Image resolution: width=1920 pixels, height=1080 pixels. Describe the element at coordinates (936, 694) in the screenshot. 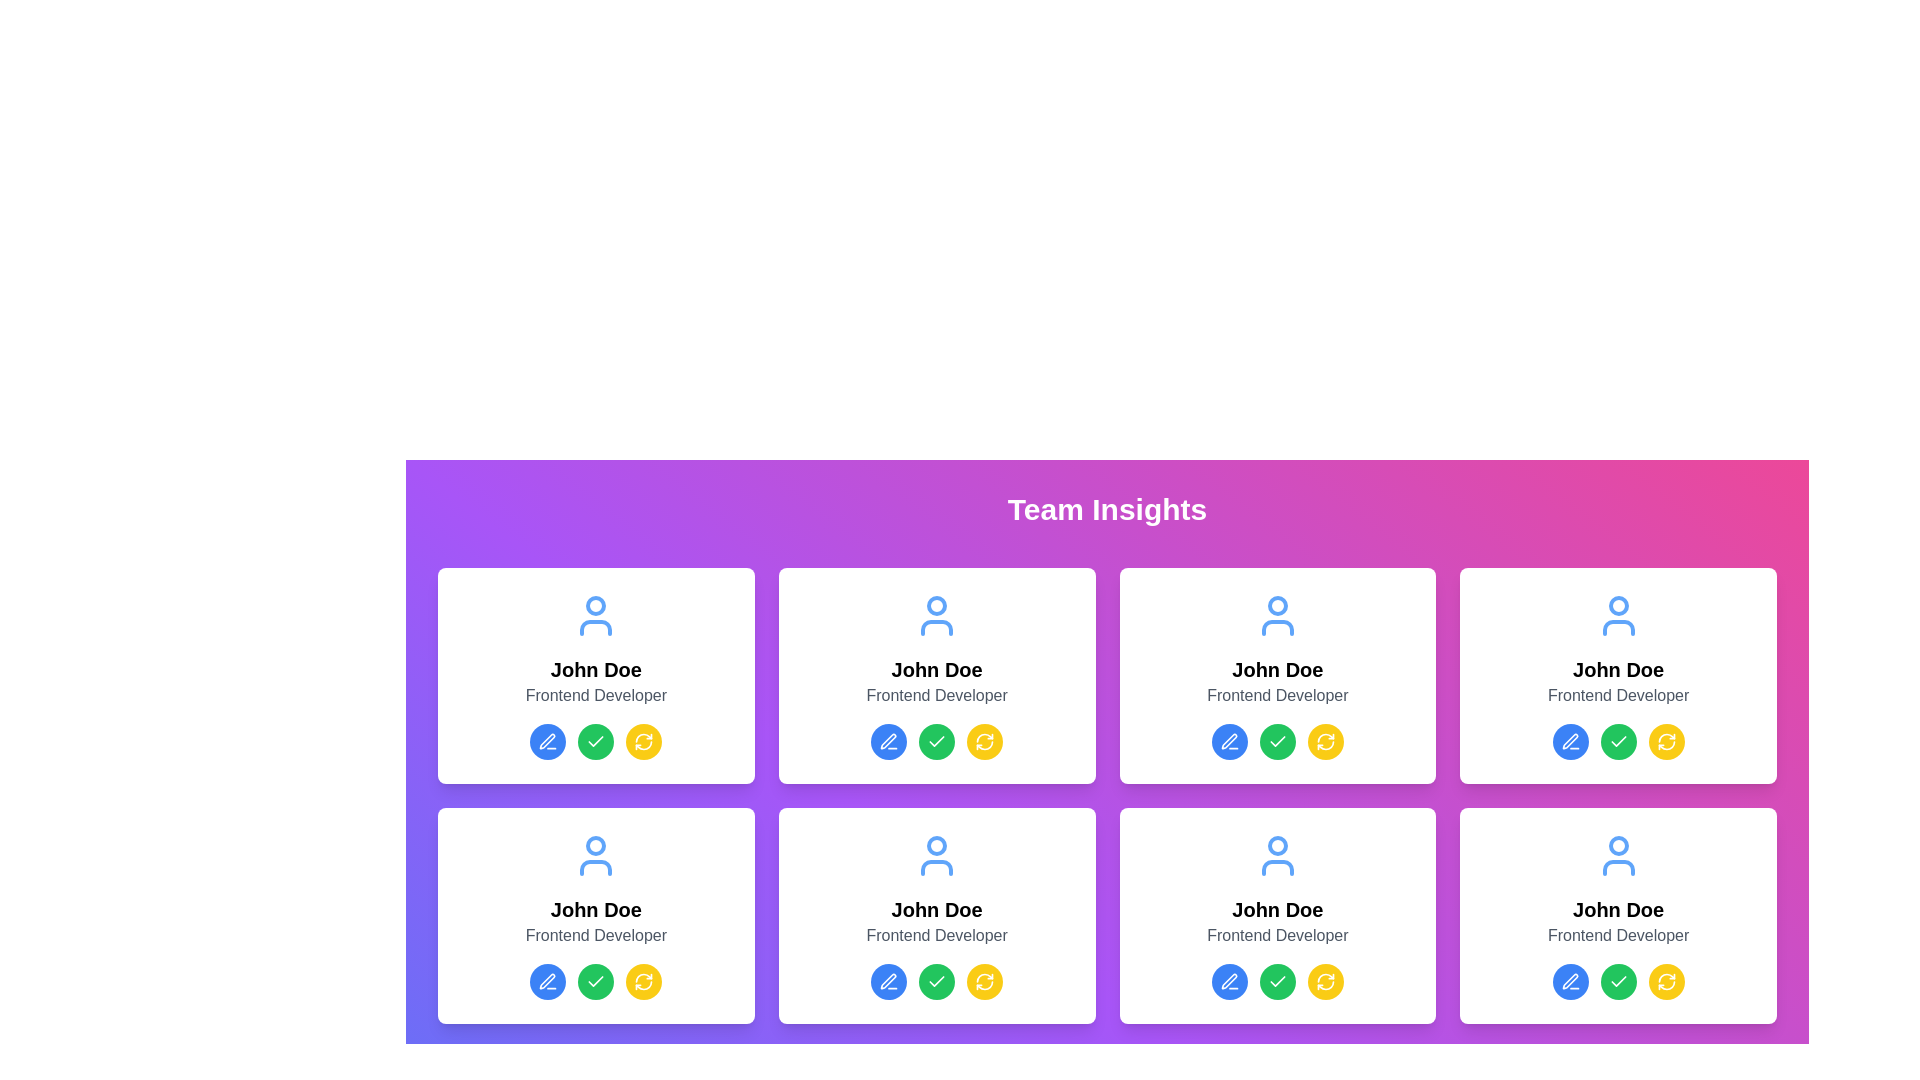

I see `the Text Label indicating the role 'Frontend Developer' below the name 'John Doe' in the central card of the grid layout` at that location.